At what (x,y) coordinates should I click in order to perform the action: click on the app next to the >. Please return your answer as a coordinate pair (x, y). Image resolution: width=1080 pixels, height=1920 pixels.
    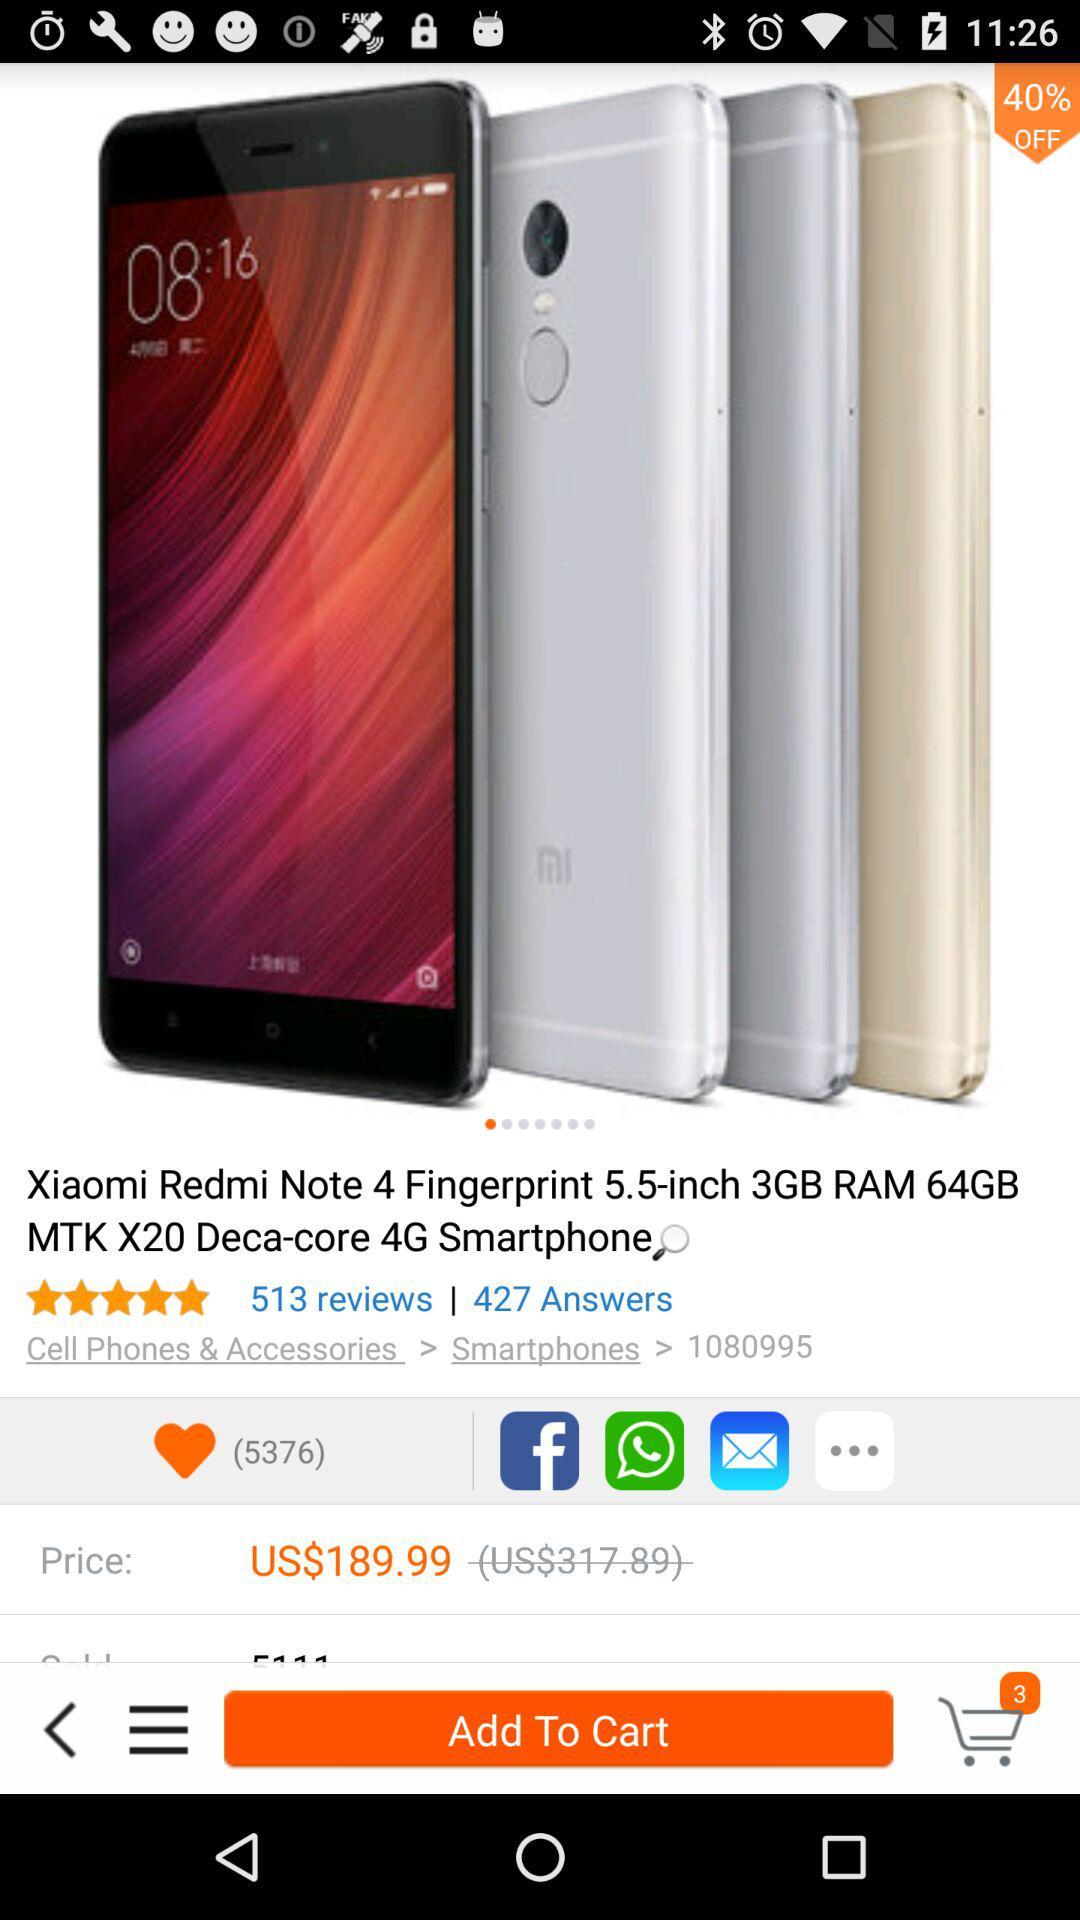
    Looking at the image, I should click on (215, 1347).